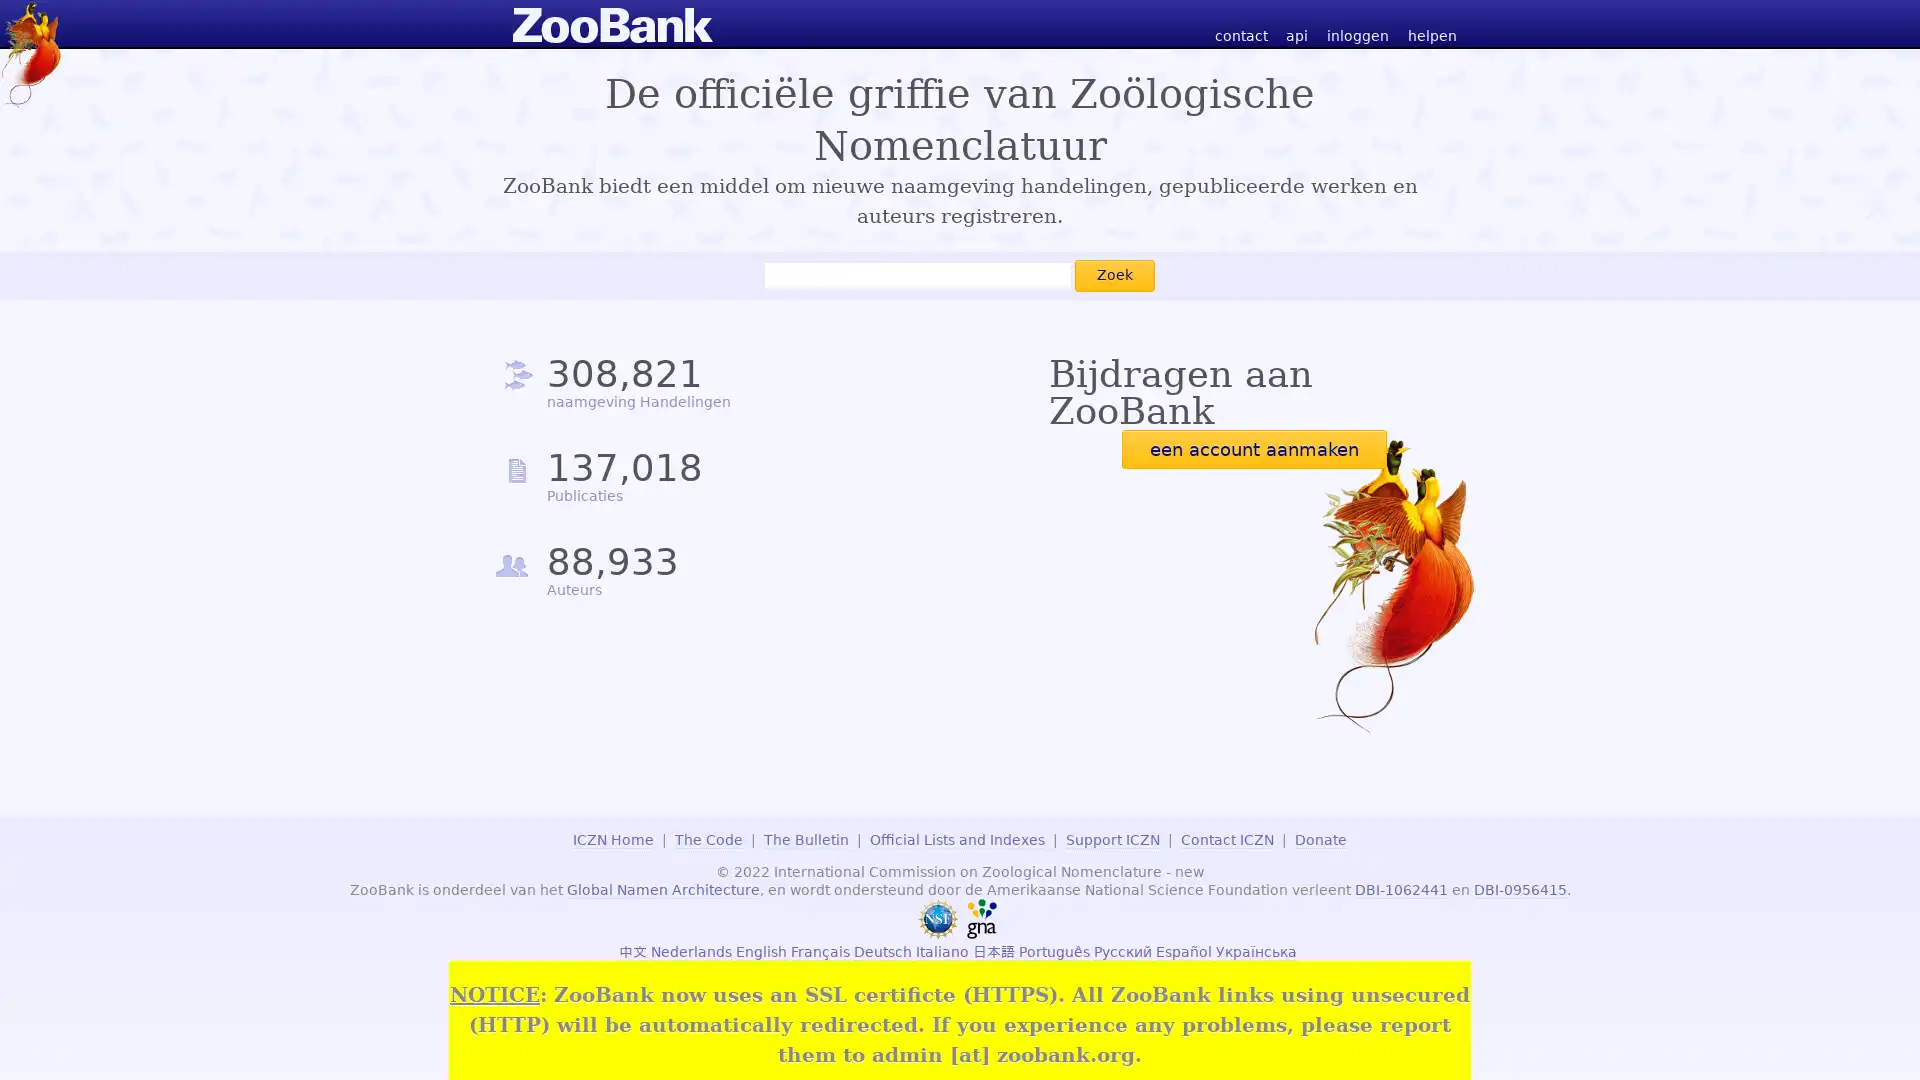  Describe the element at coordinates (1113, 275) in the screenshot. I see `Zoek` at that location.